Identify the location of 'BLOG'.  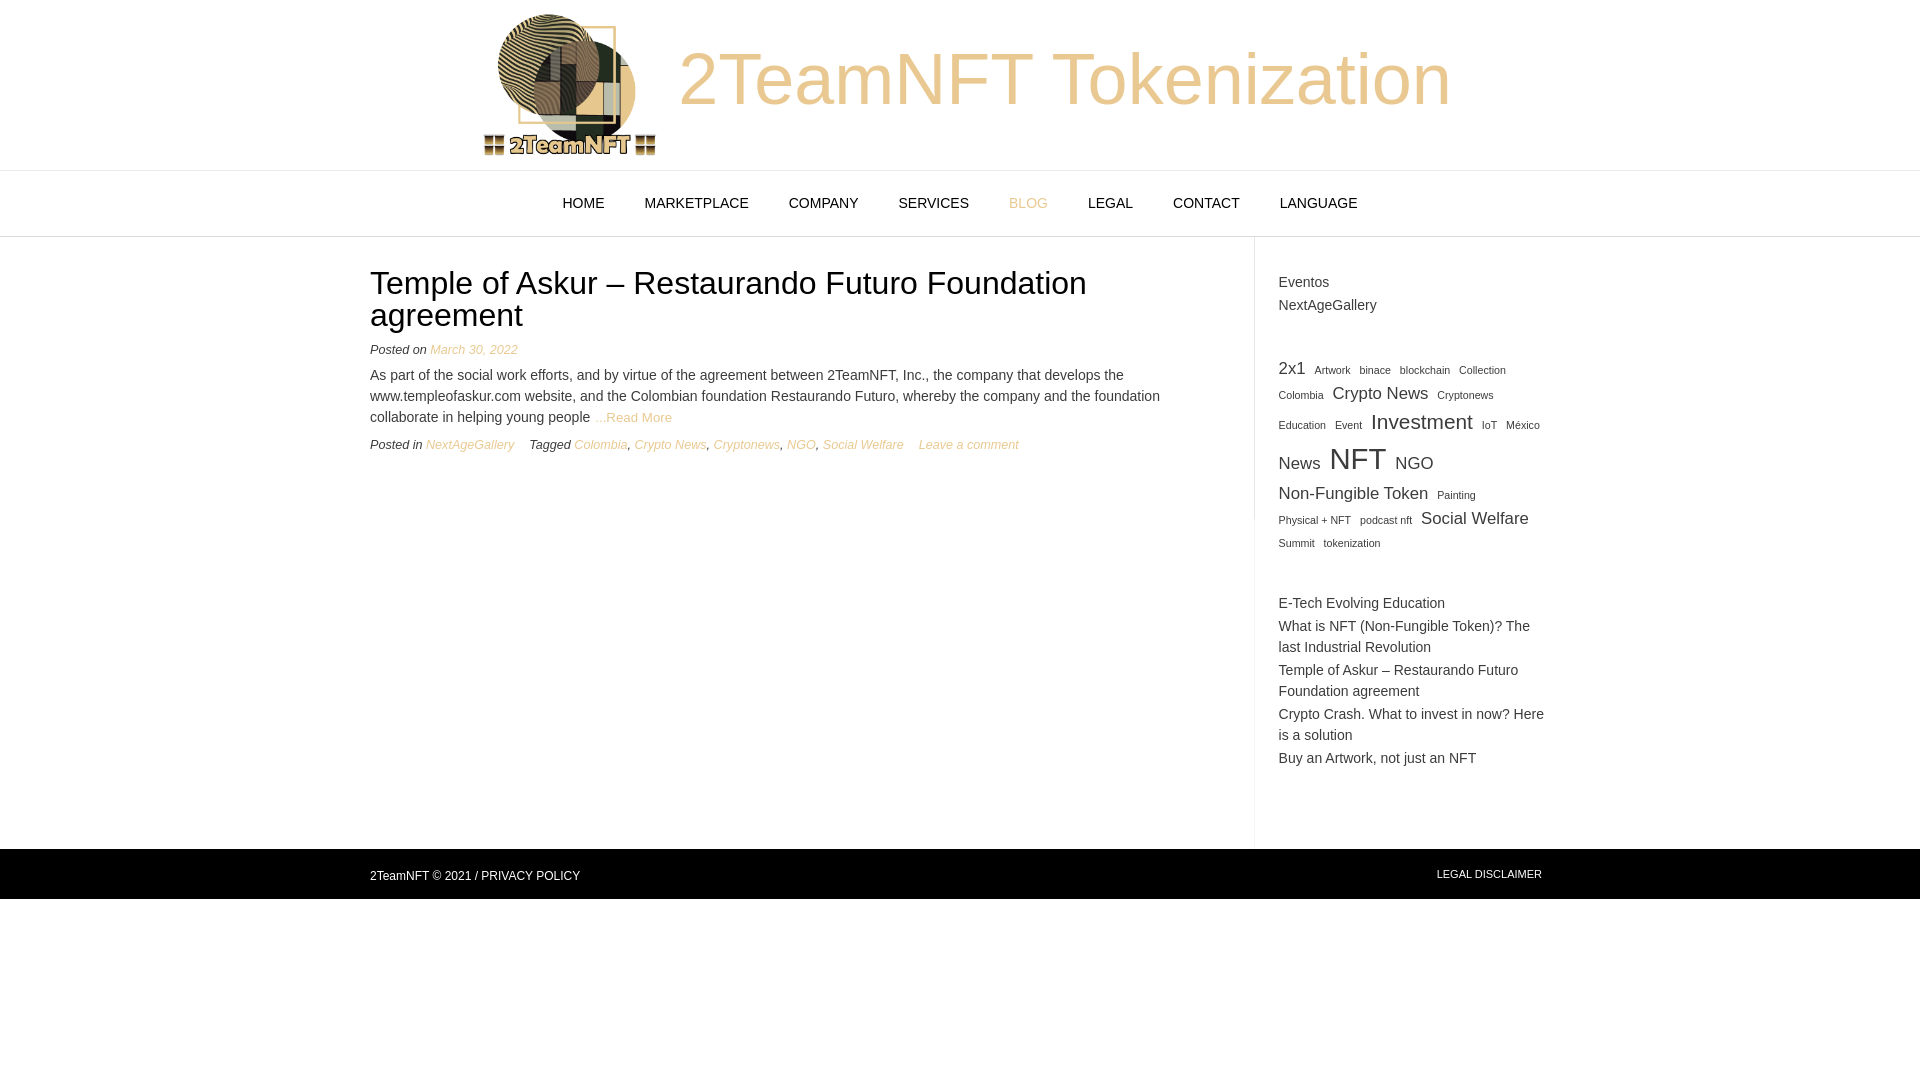
(1028, 204).